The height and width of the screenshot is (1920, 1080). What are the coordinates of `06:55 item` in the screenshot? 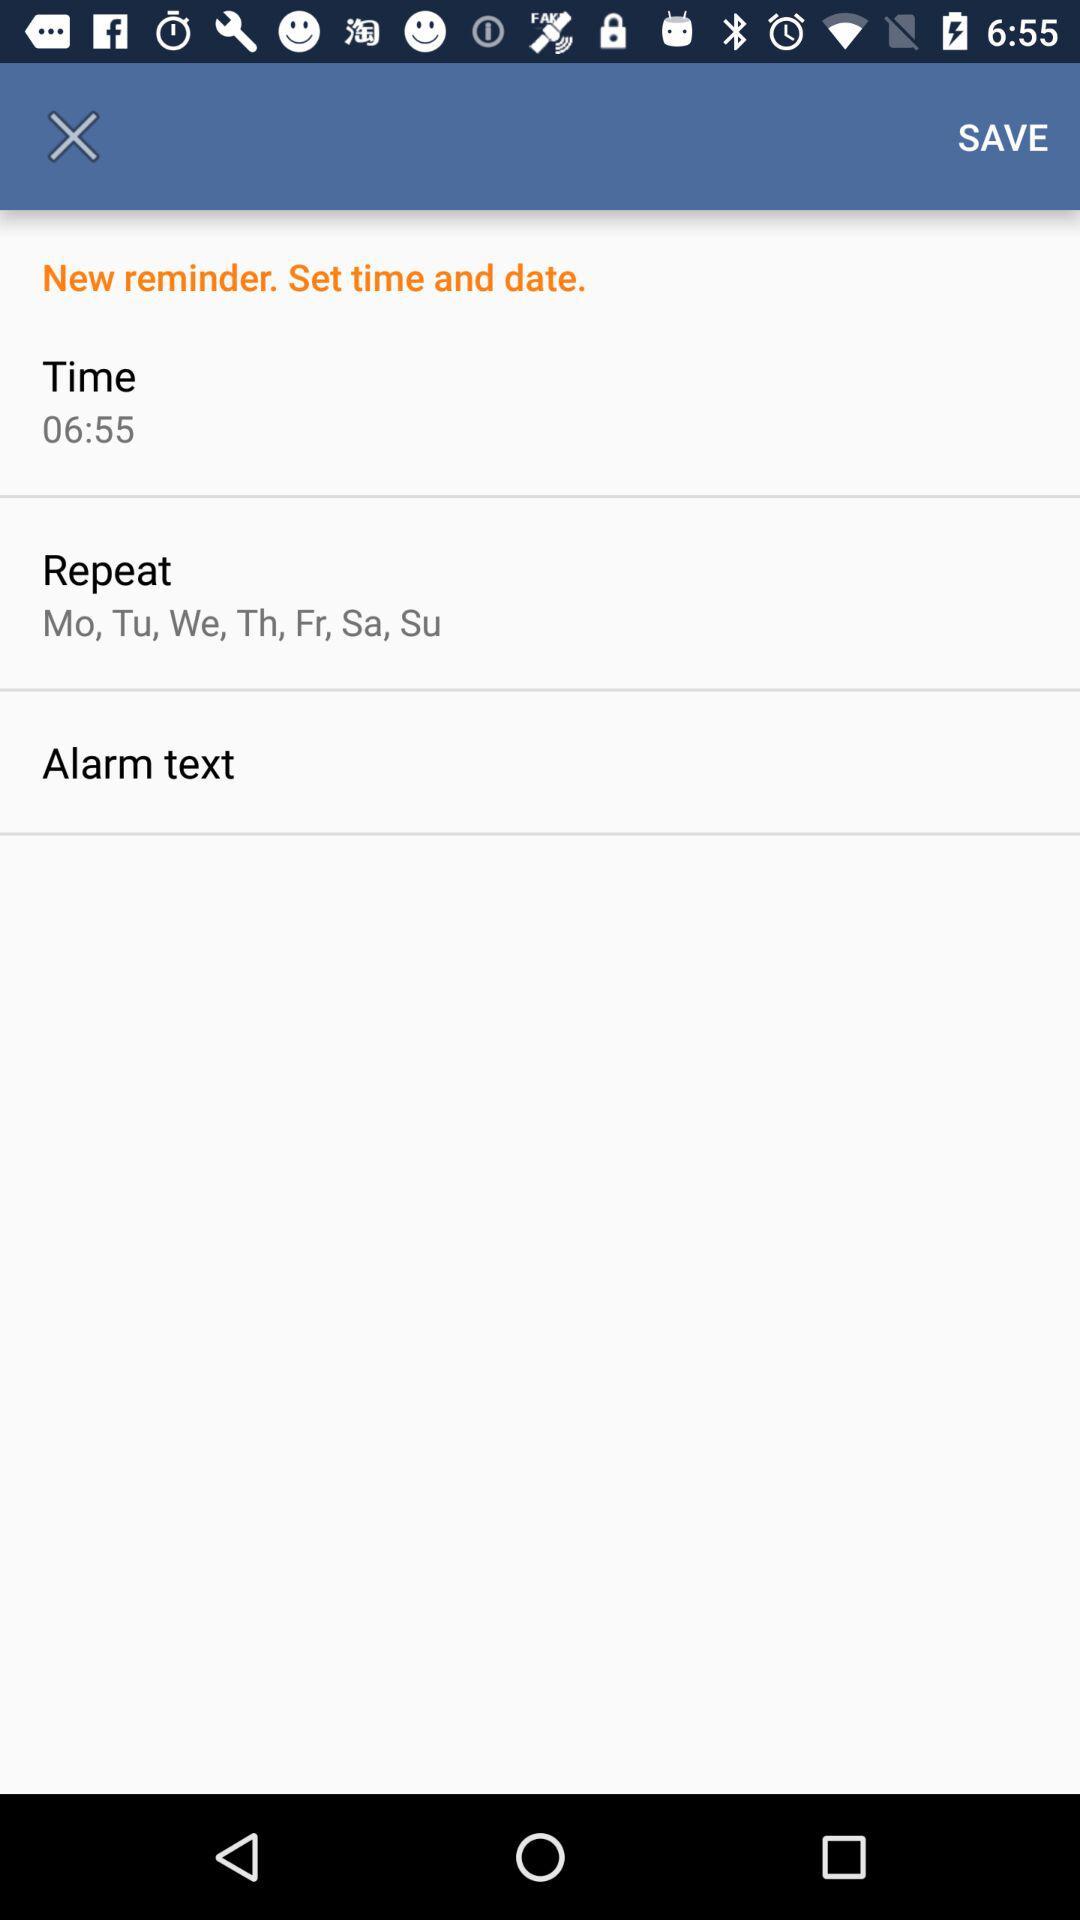 It's located at (87, 427).